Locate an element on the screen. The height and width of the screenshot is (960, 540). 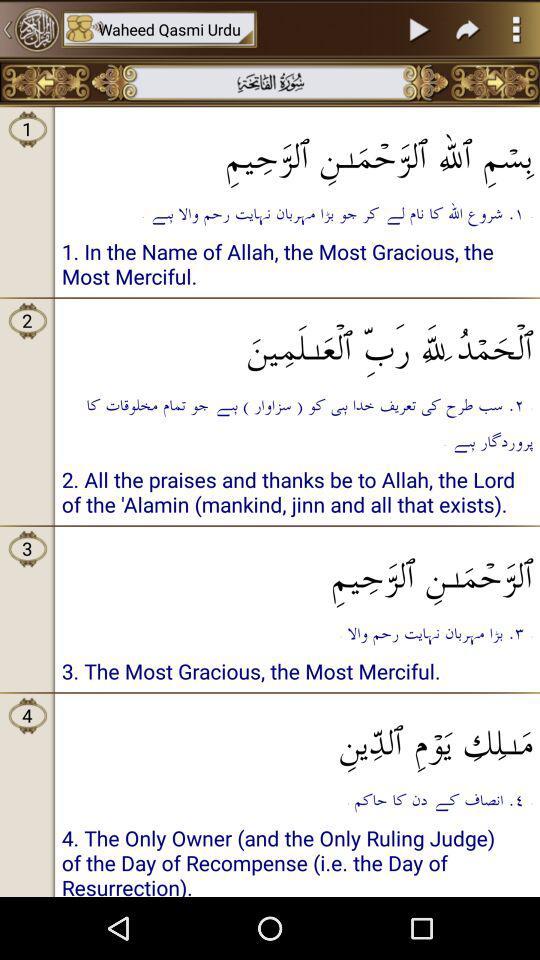
icon next to the 3 is located at coordinates (296, 570).